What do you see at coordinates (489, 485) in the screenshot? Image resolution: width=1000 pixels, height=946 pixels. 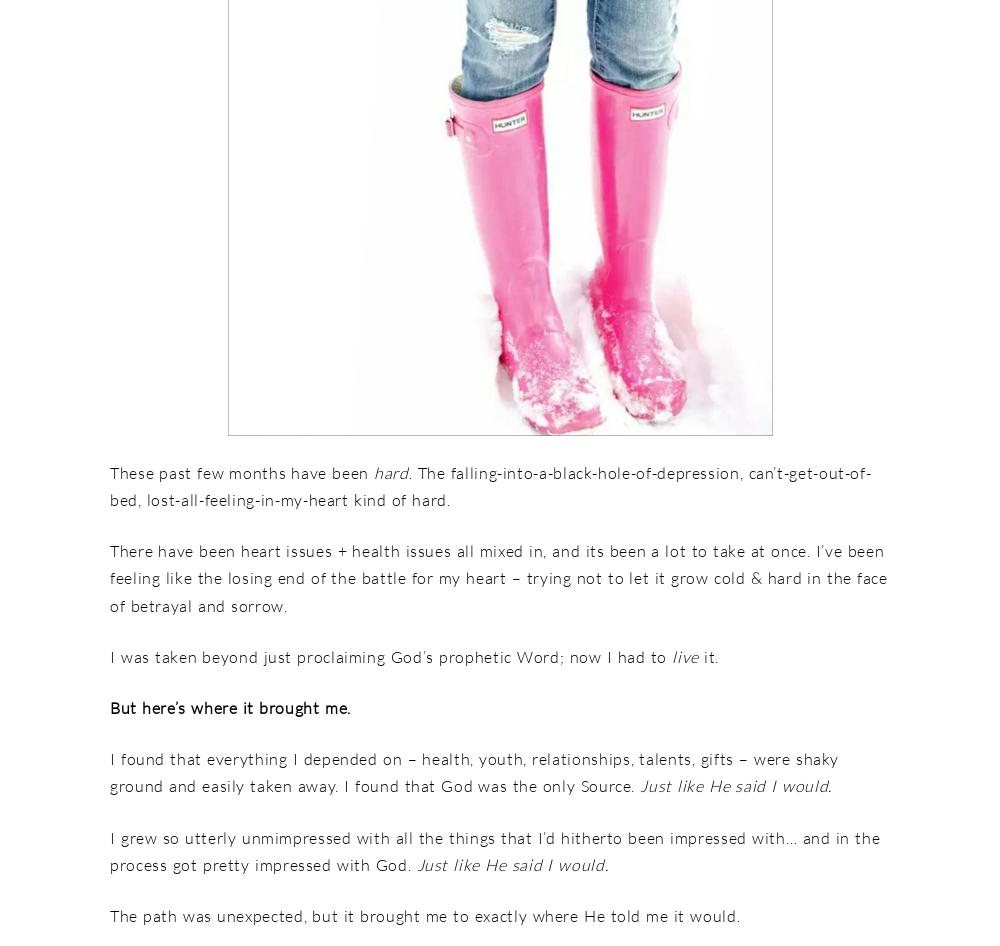 I see `'. The falling-into-a-black-hole-of-depression, can’t-get-out-of-bed, lost-all-feeling-in-my-heart kind of hard.'` at bounding box center [489, 485].